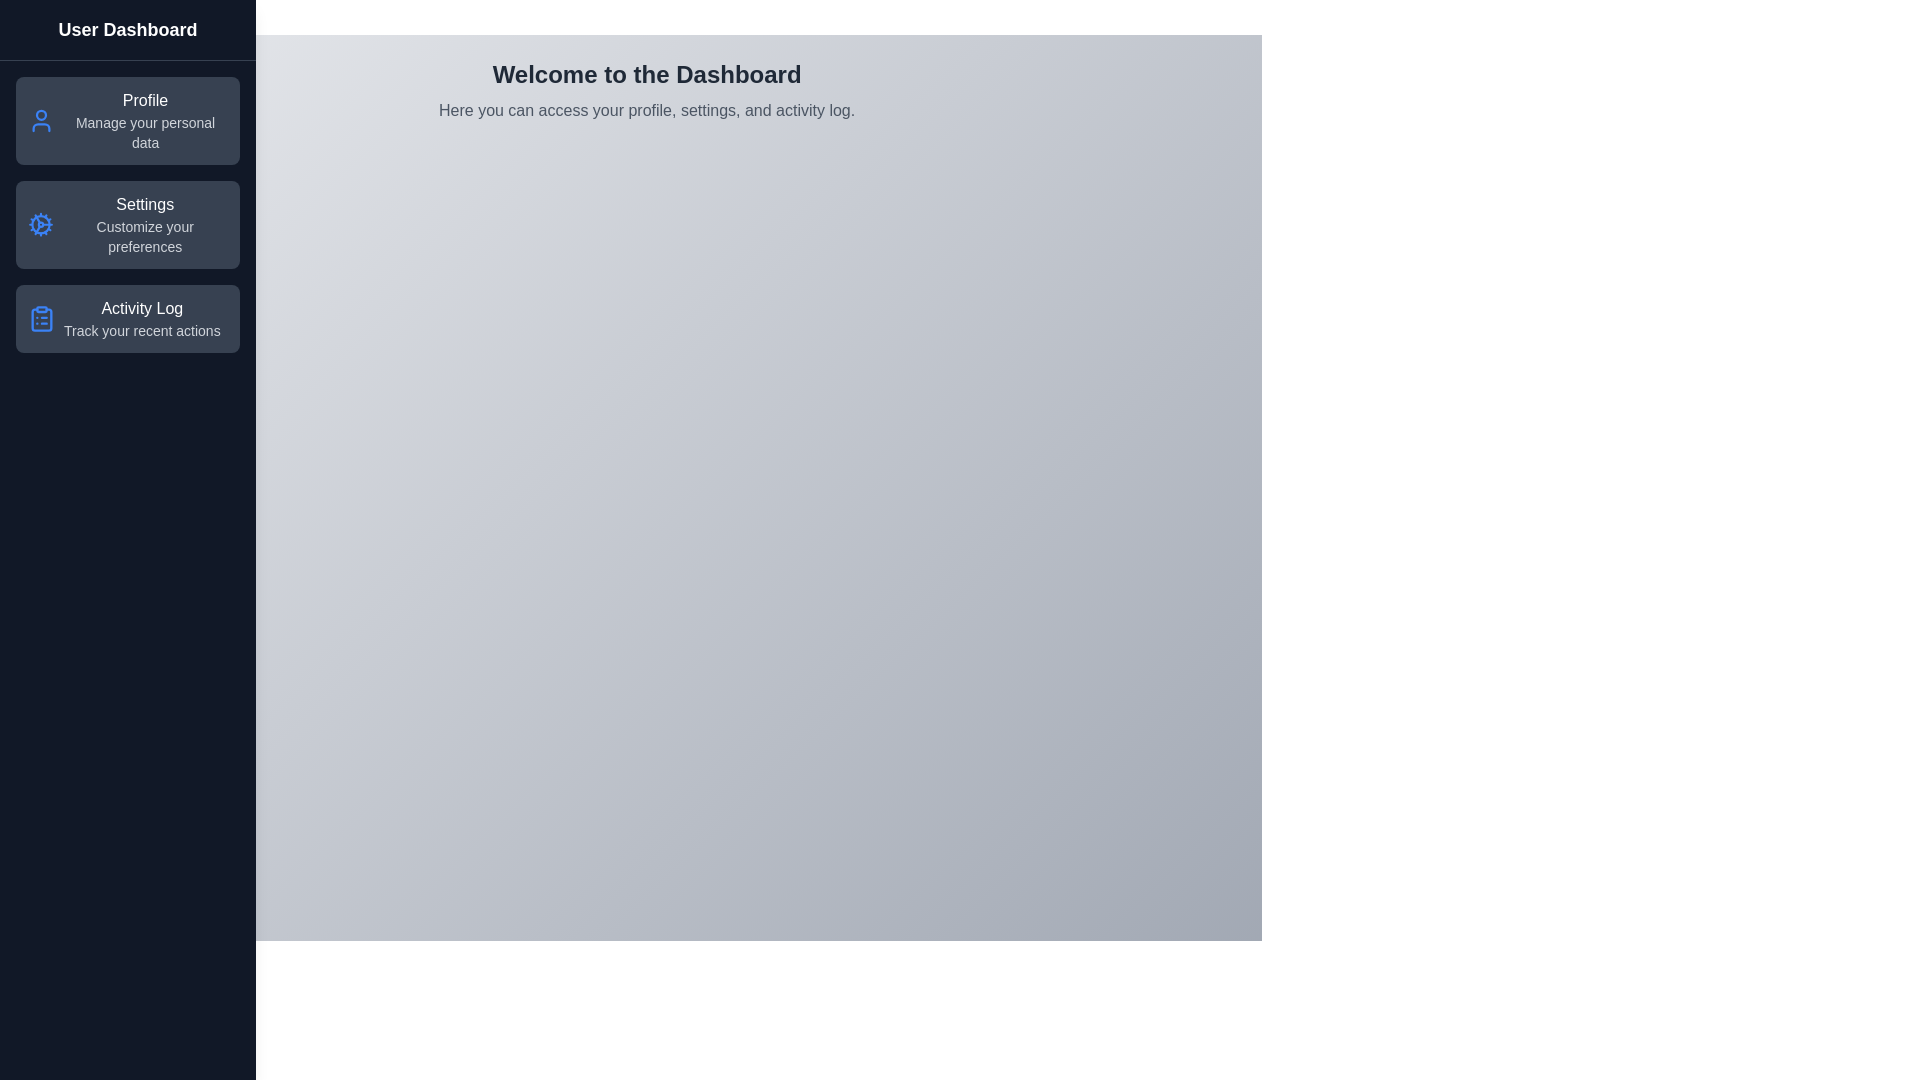 This screenshot has width=1920, height=1080. I want to click on 'Toggle Menu' button to toggle the visibility of the sidebar menu, so click(77, 35).